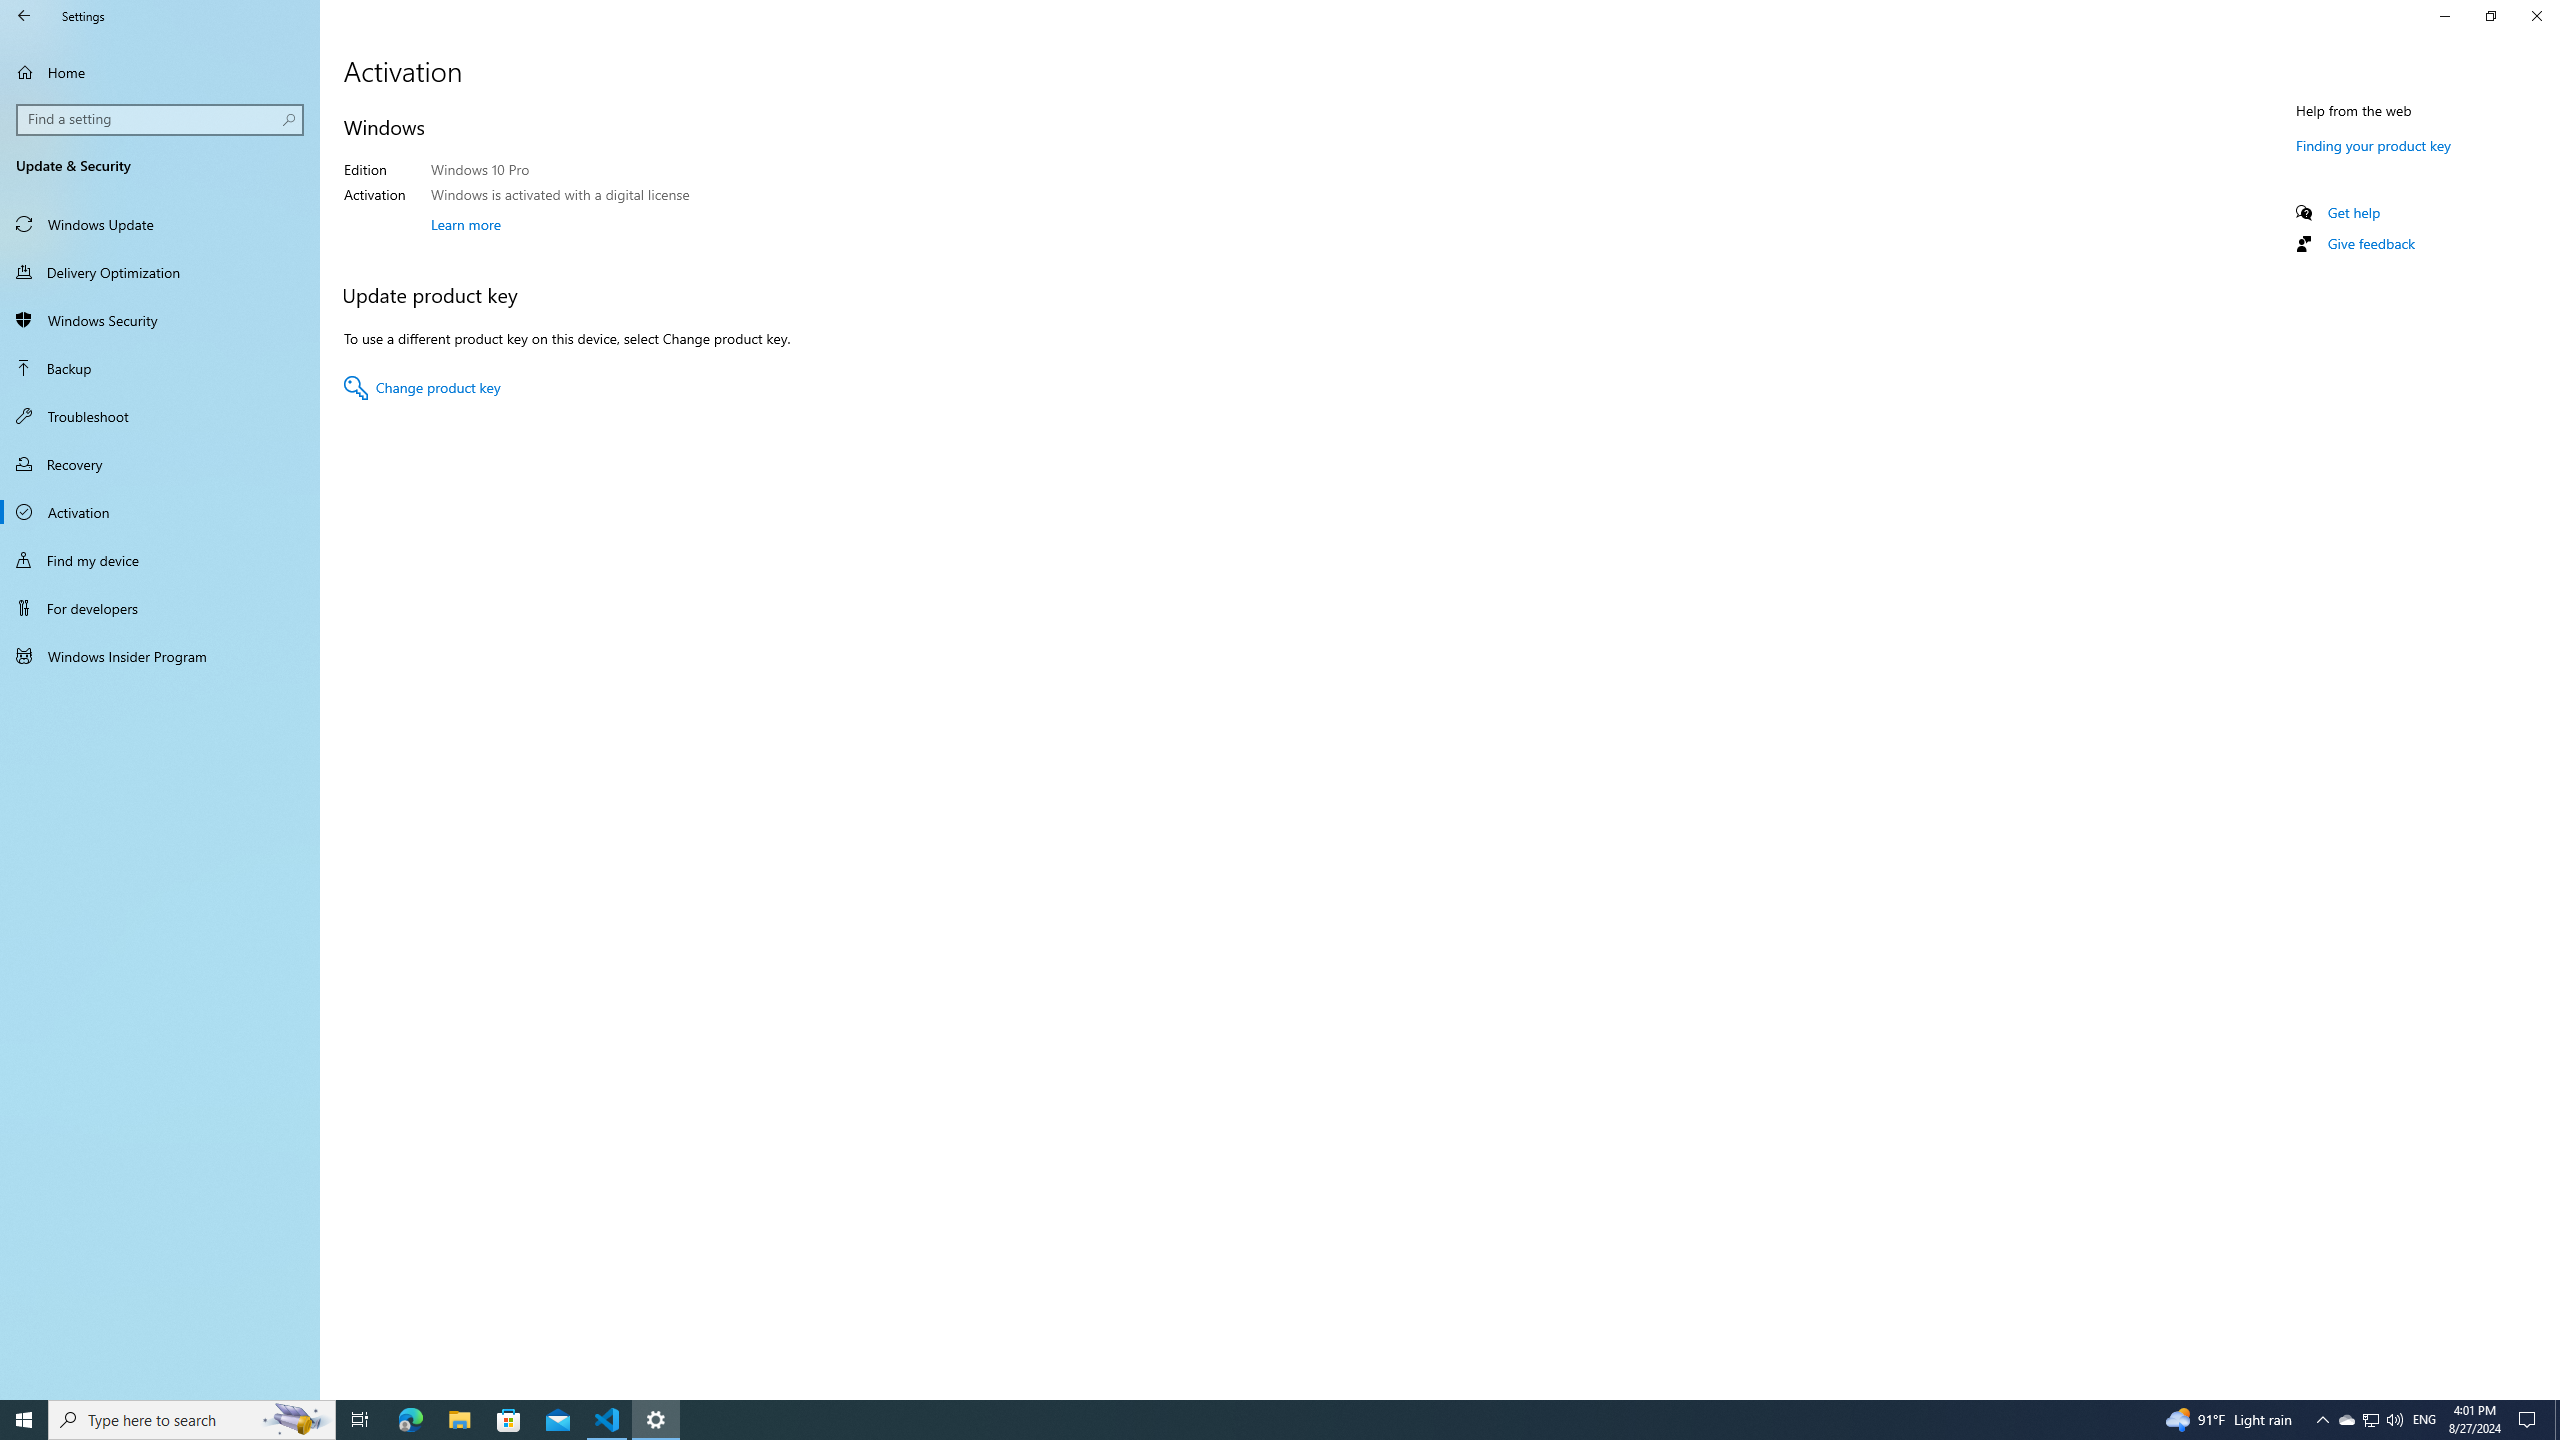 Image resolution: width=2560 pixels, height=1440 pixels. Describe the element at coordinates (159, 415) in the screenshot. I see `'Troubleshoot'` at that location.